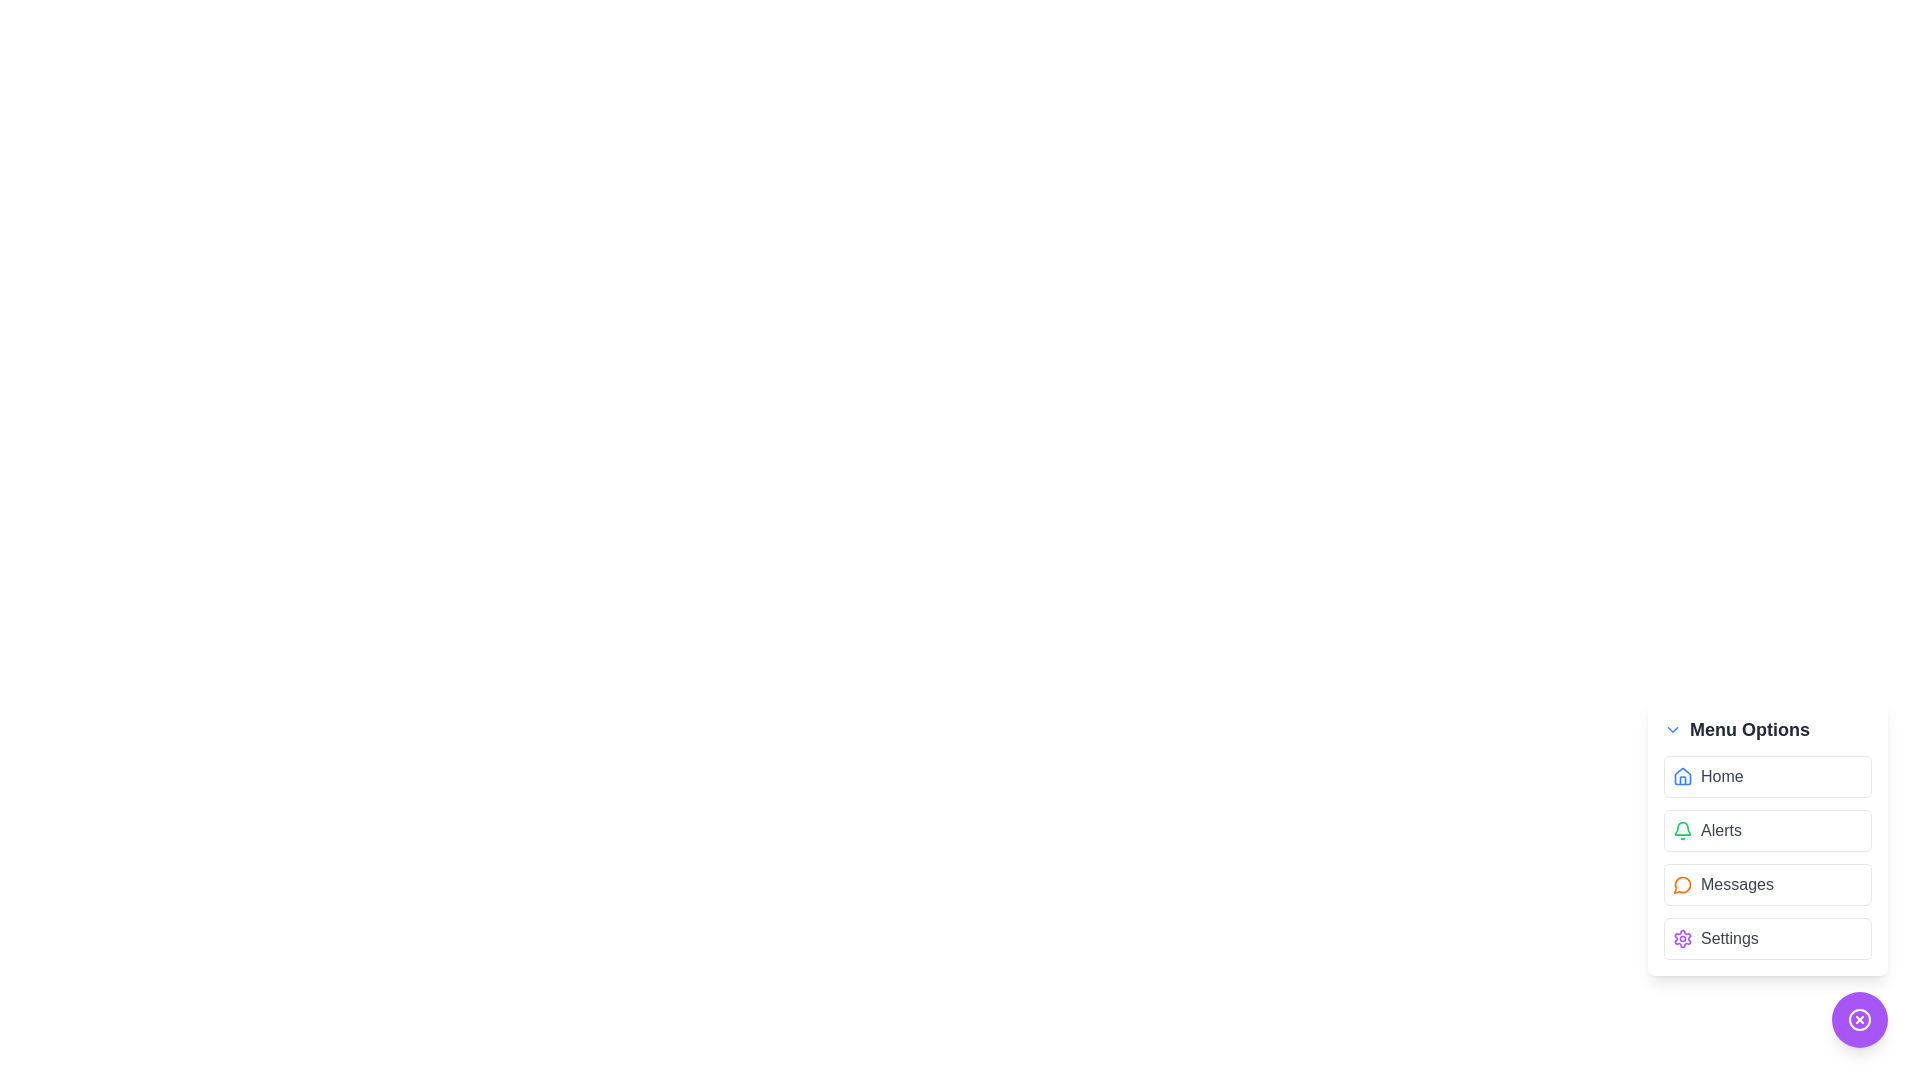  What do you see at coordinates (1767, 775) in the screenshot?
I see `the navigation button located under the title 'Menu Options', which is the first item in the list above 'Alerts', 'Messages', and 'Settings'` at bounding box center [1767, 775].